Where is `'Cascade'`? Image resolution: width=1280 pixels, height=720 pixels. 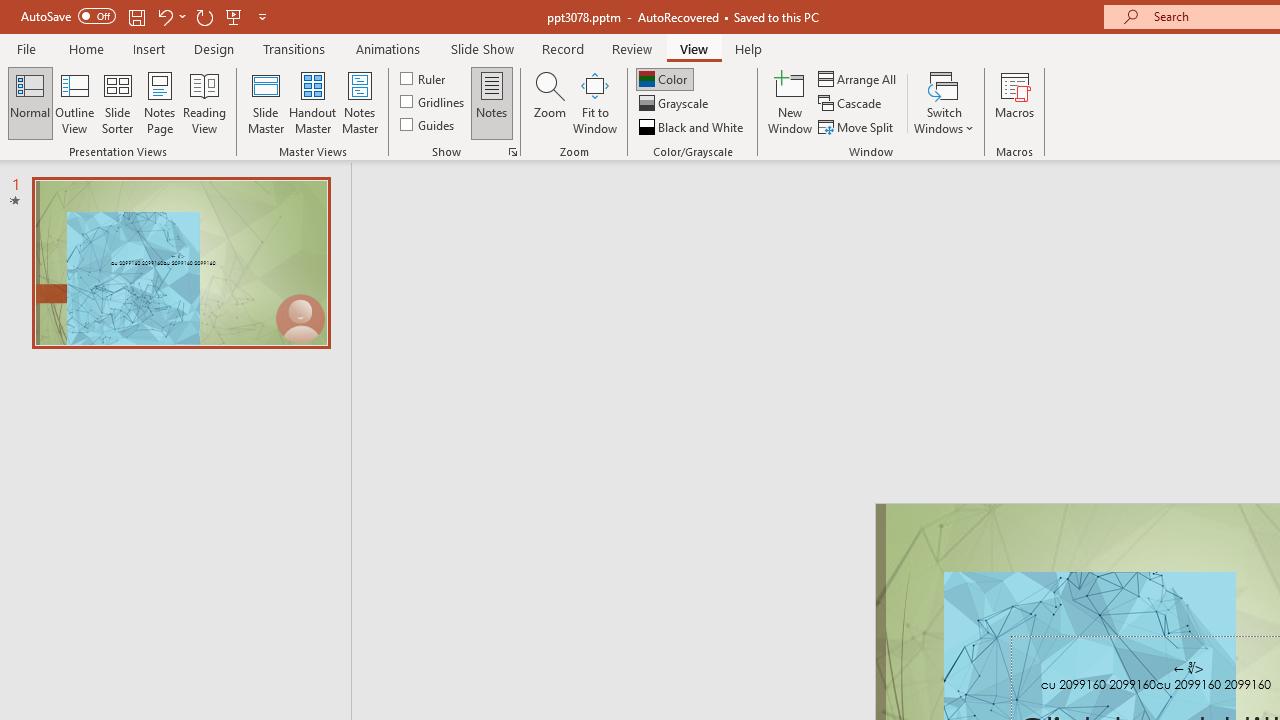
'Cascade' is located at coordinates (851, 103).